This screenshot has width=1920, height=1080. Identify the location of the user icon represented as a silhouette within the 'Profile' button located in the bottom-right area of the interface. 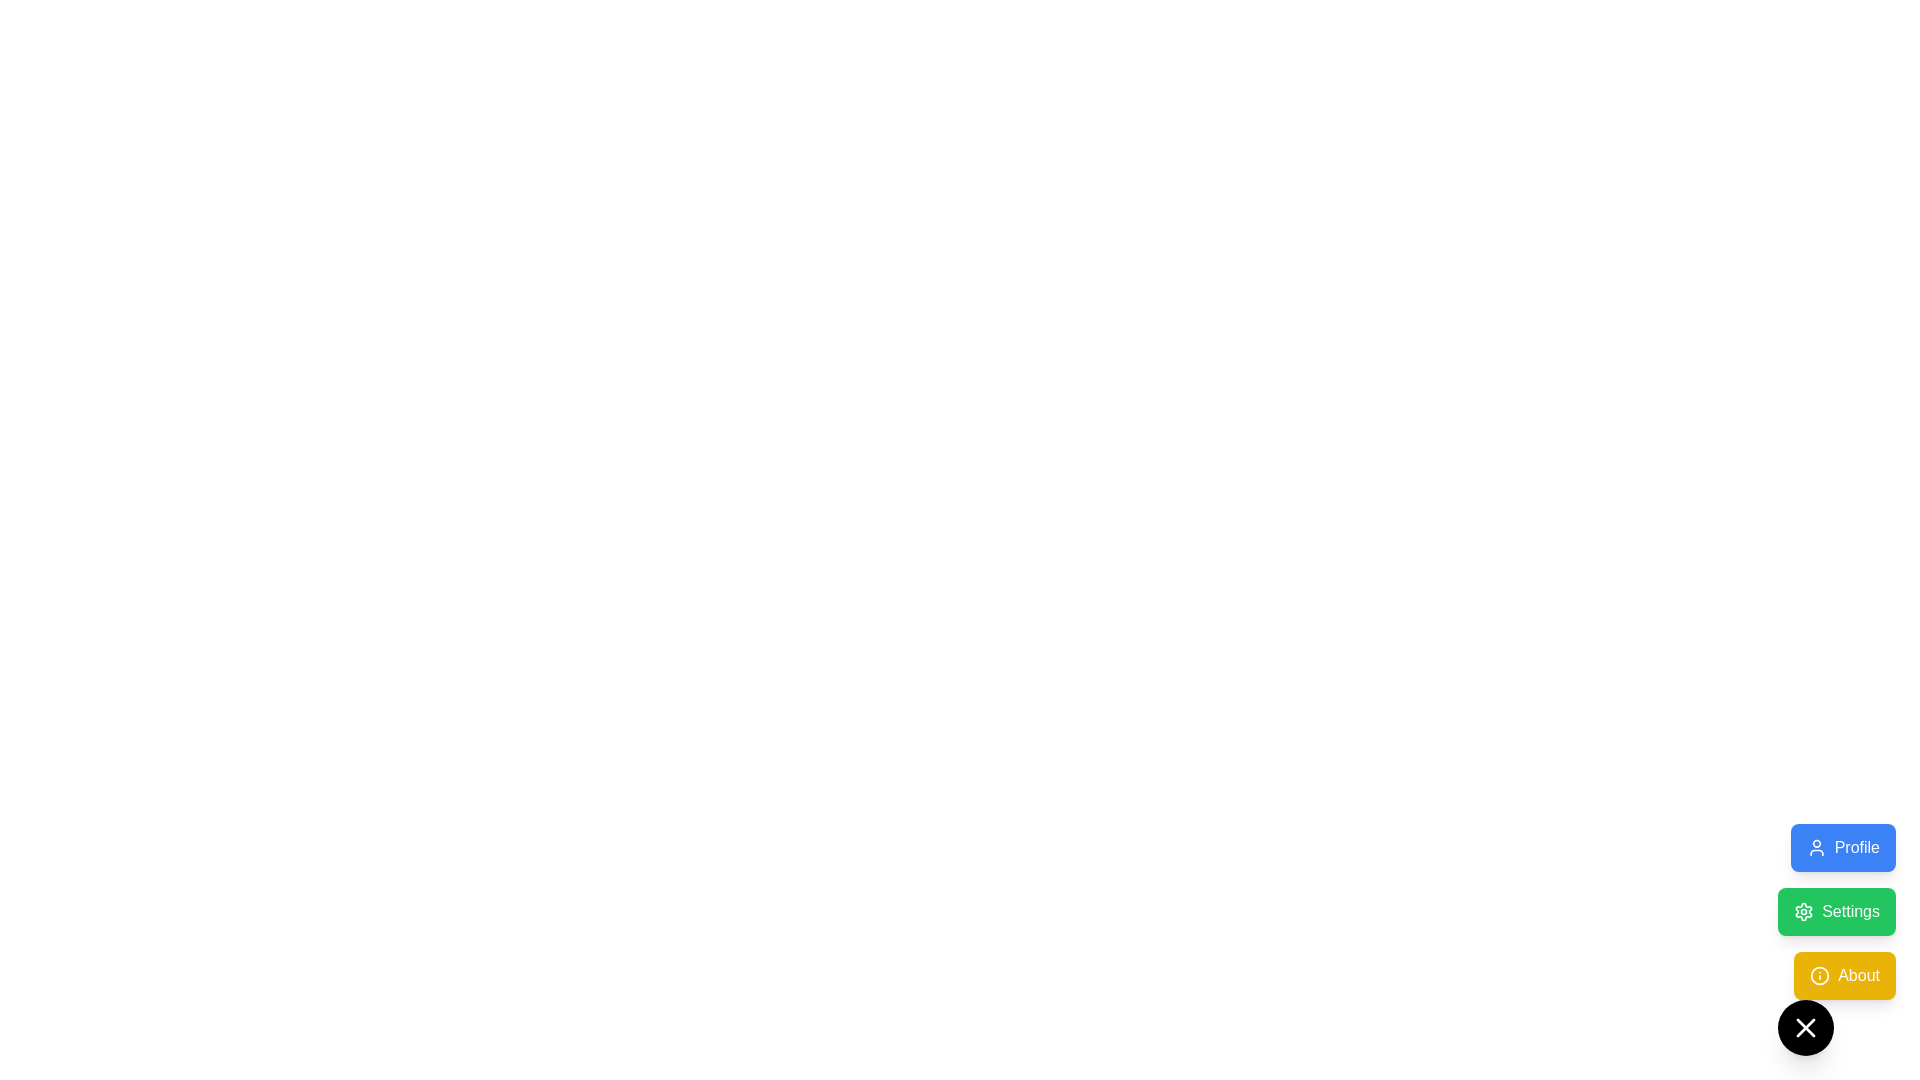
(1816, 848).